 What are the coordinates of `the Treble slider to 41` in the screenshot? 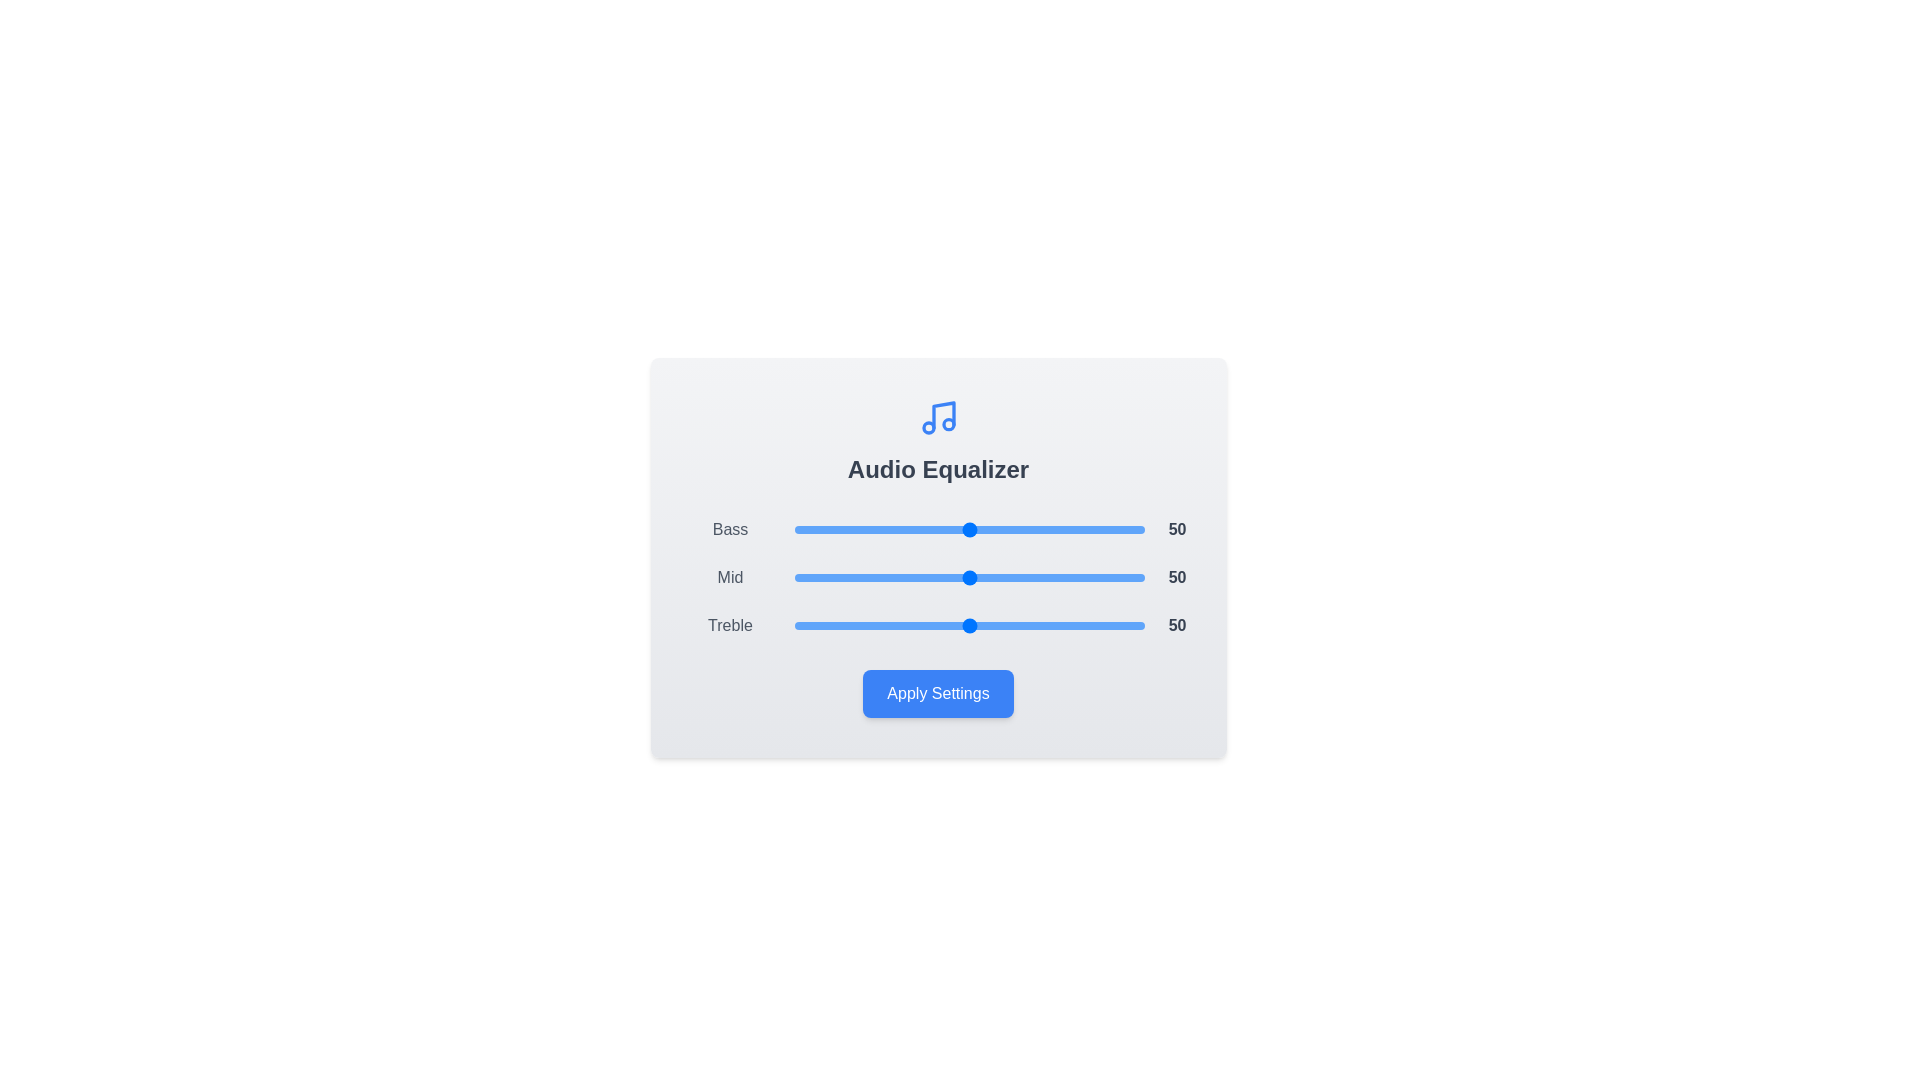 It's located at (937, 624).